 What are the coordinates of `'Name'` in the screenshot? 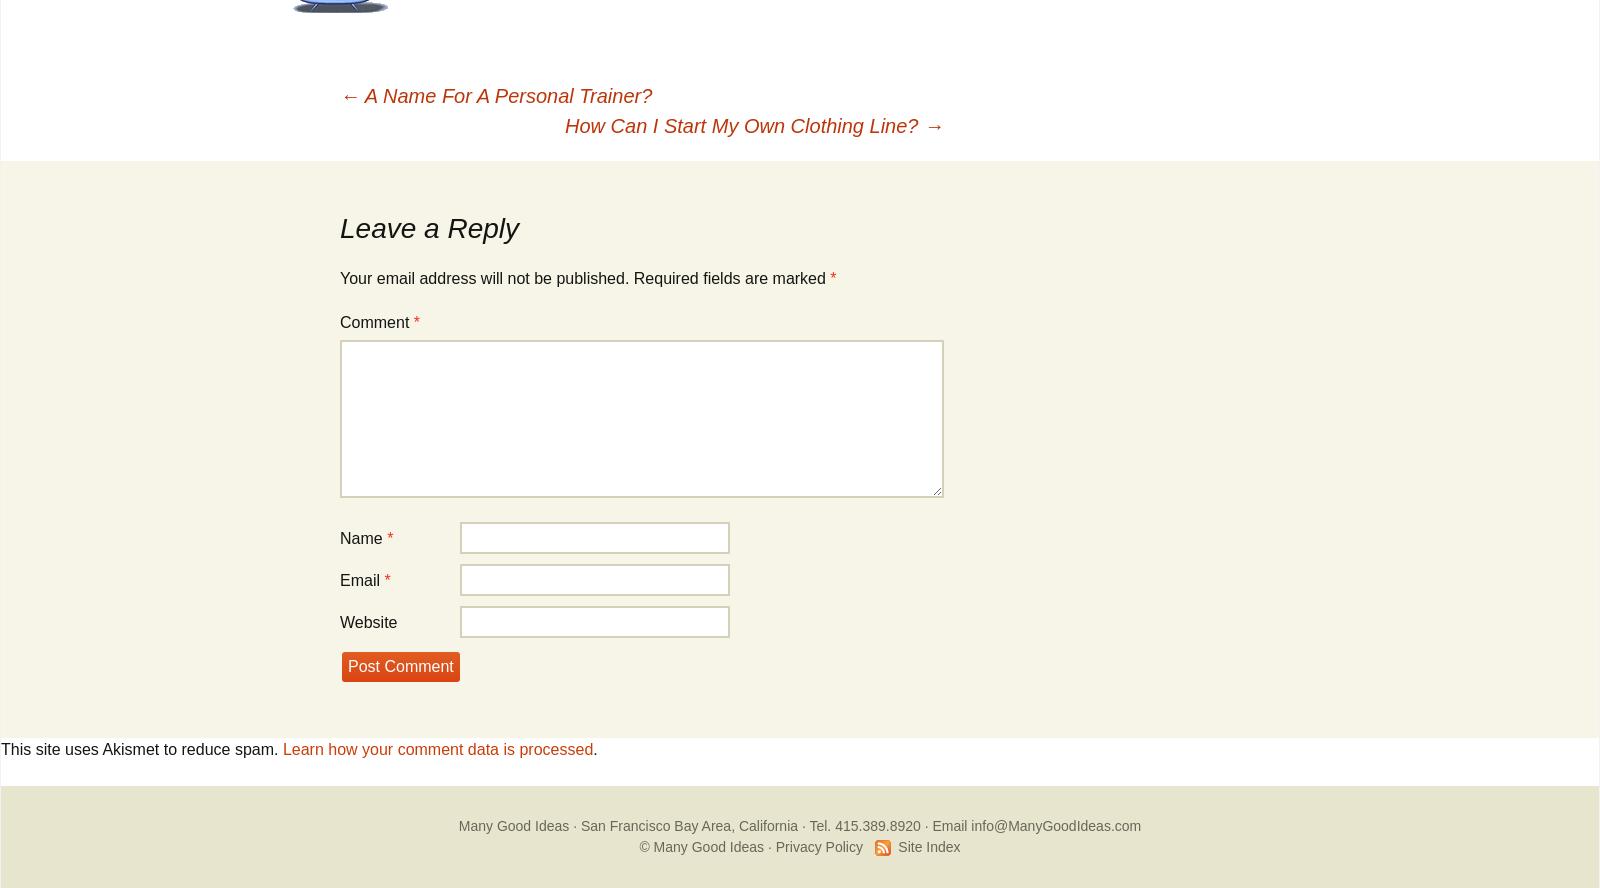 It's located at (363, 537).